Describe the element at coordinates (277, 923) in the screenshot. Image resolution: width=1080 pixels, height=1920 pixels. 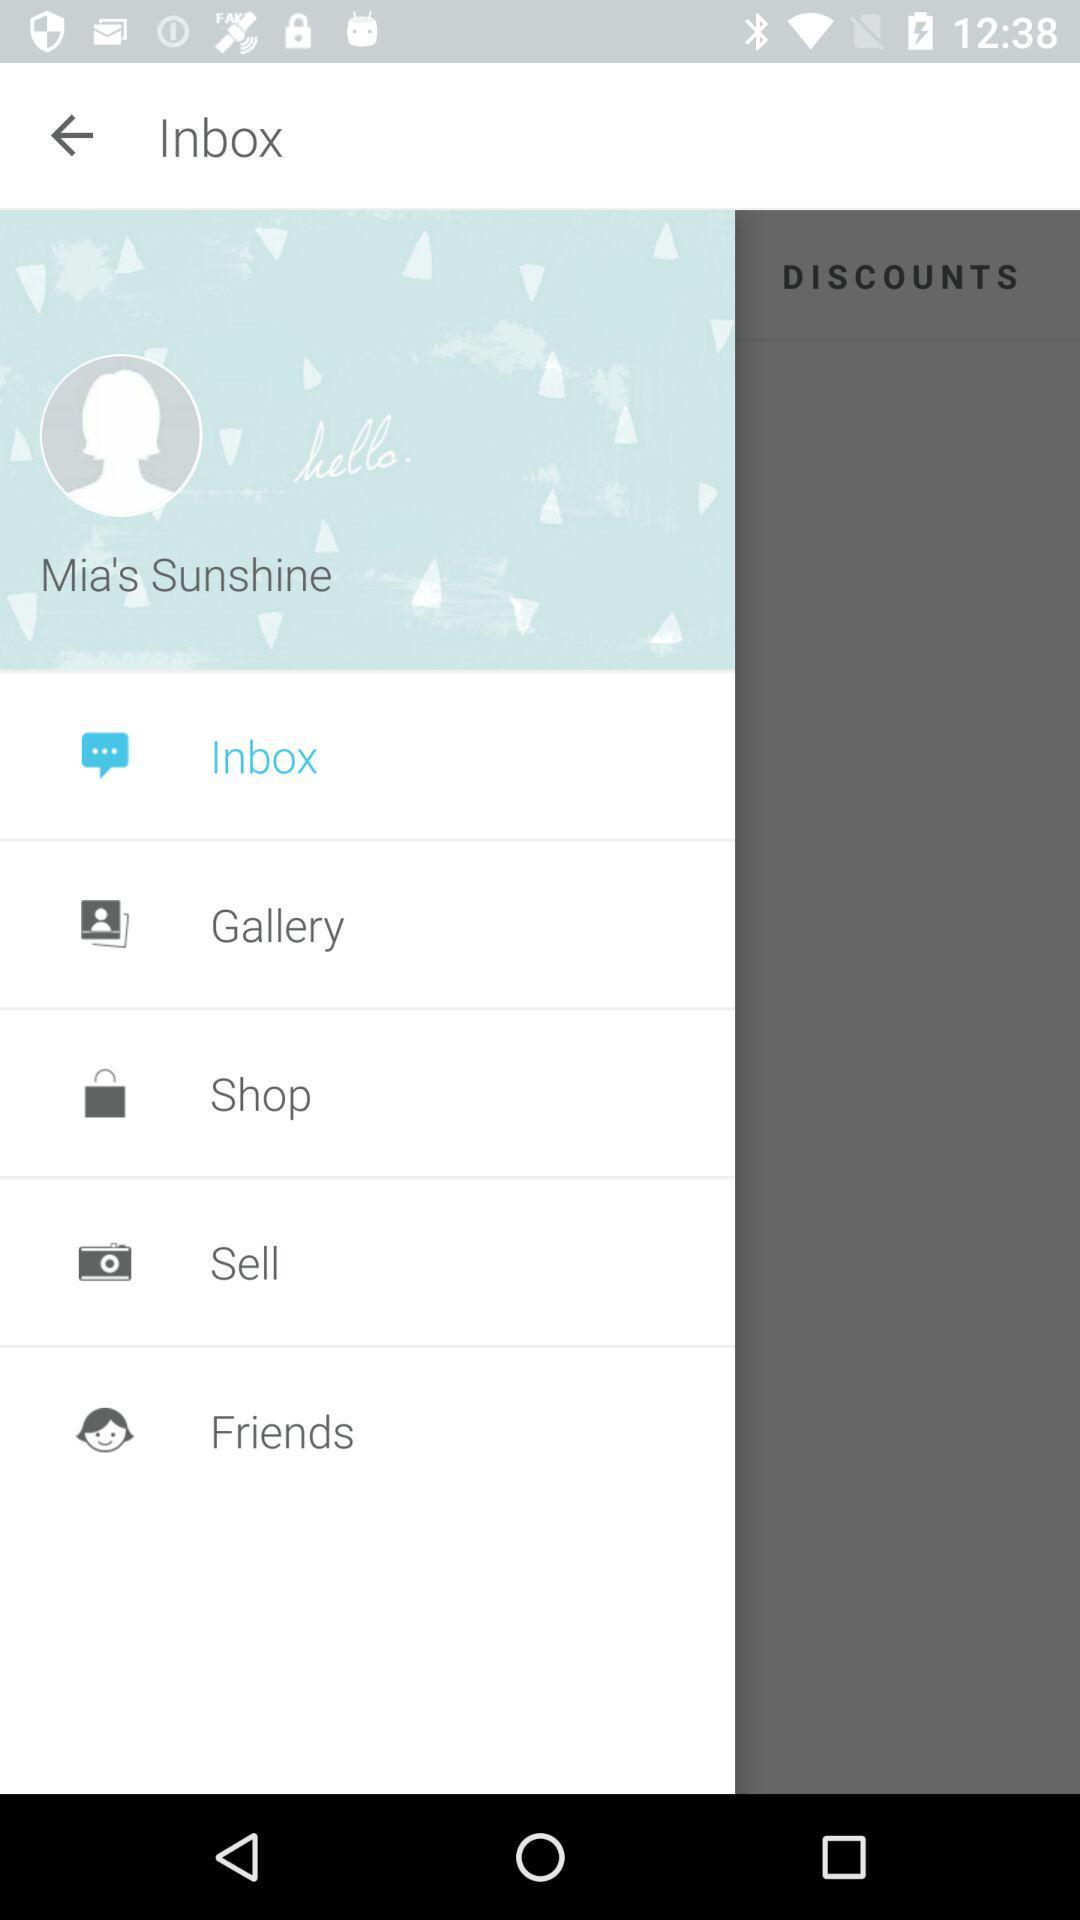
I see `the gallery item` at that location.